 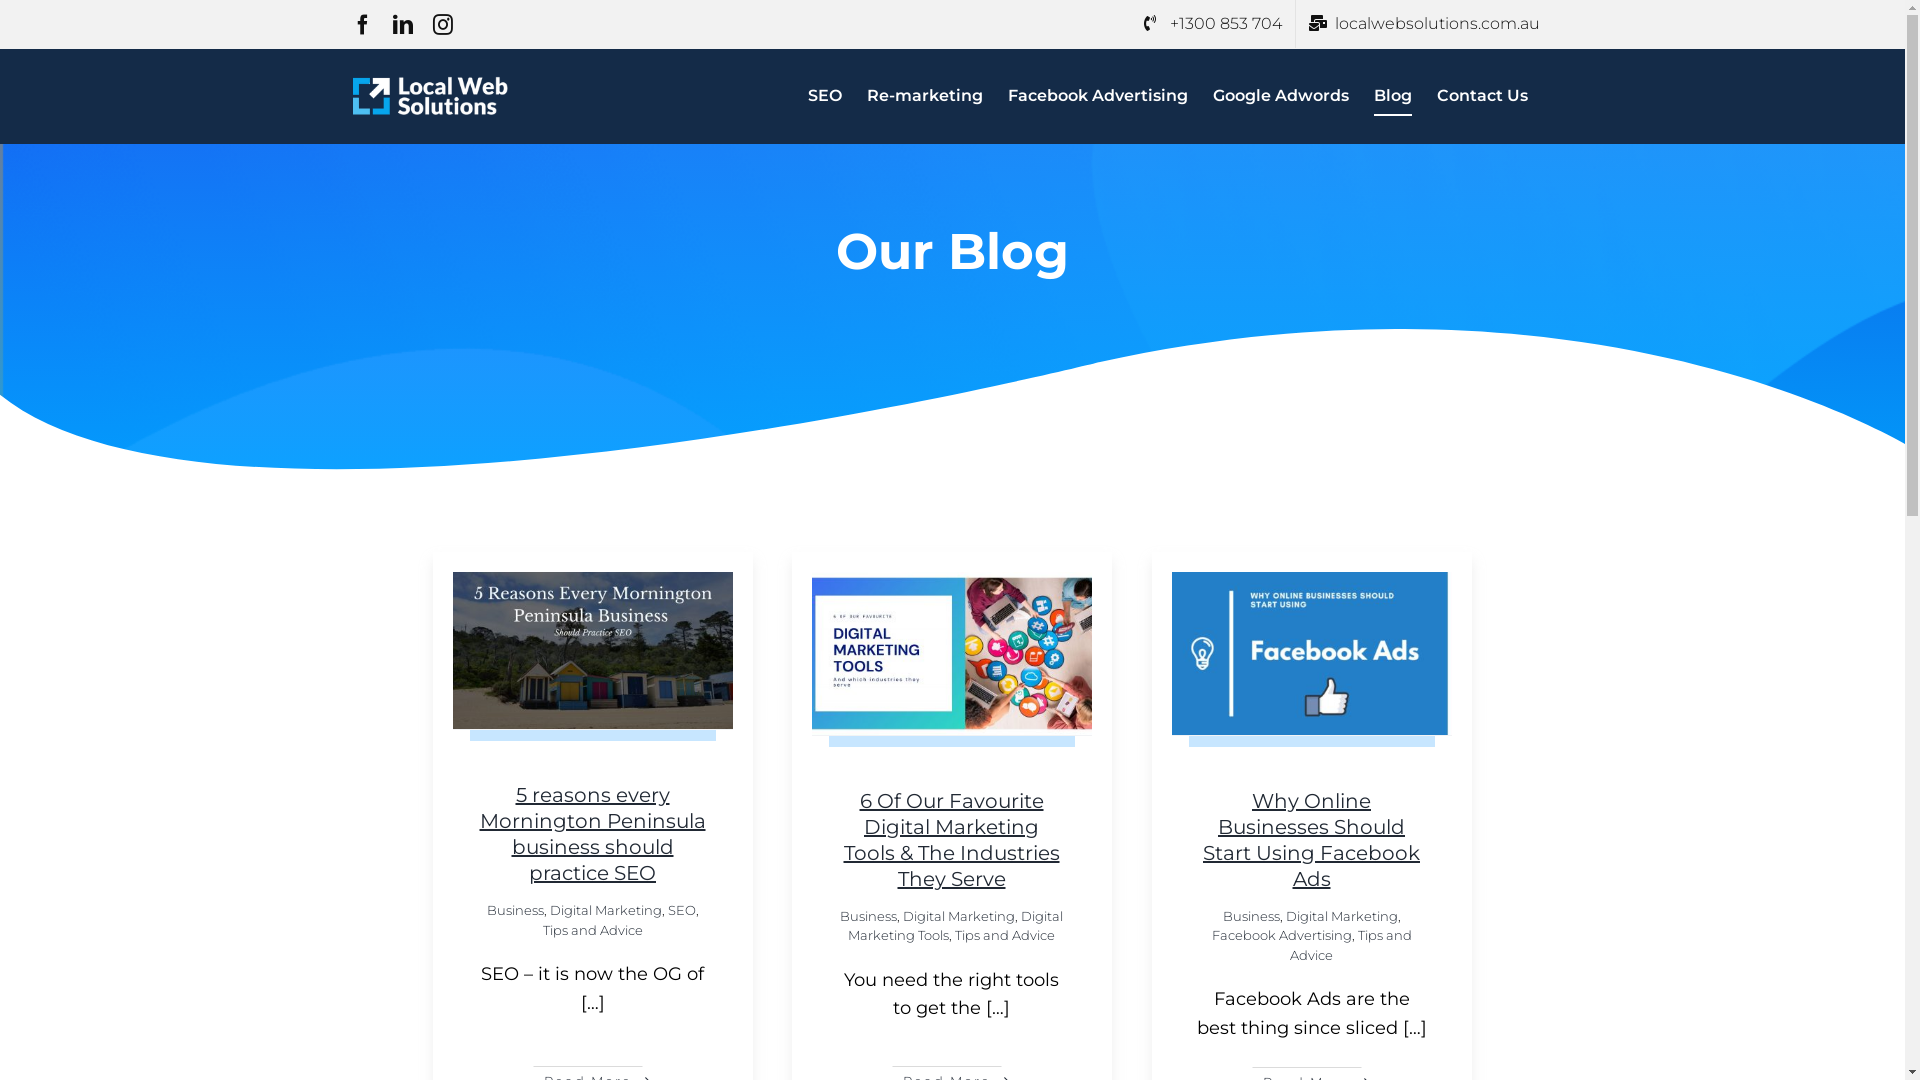 I want to click on 'Contact Us', so click(x=1481, y=96).